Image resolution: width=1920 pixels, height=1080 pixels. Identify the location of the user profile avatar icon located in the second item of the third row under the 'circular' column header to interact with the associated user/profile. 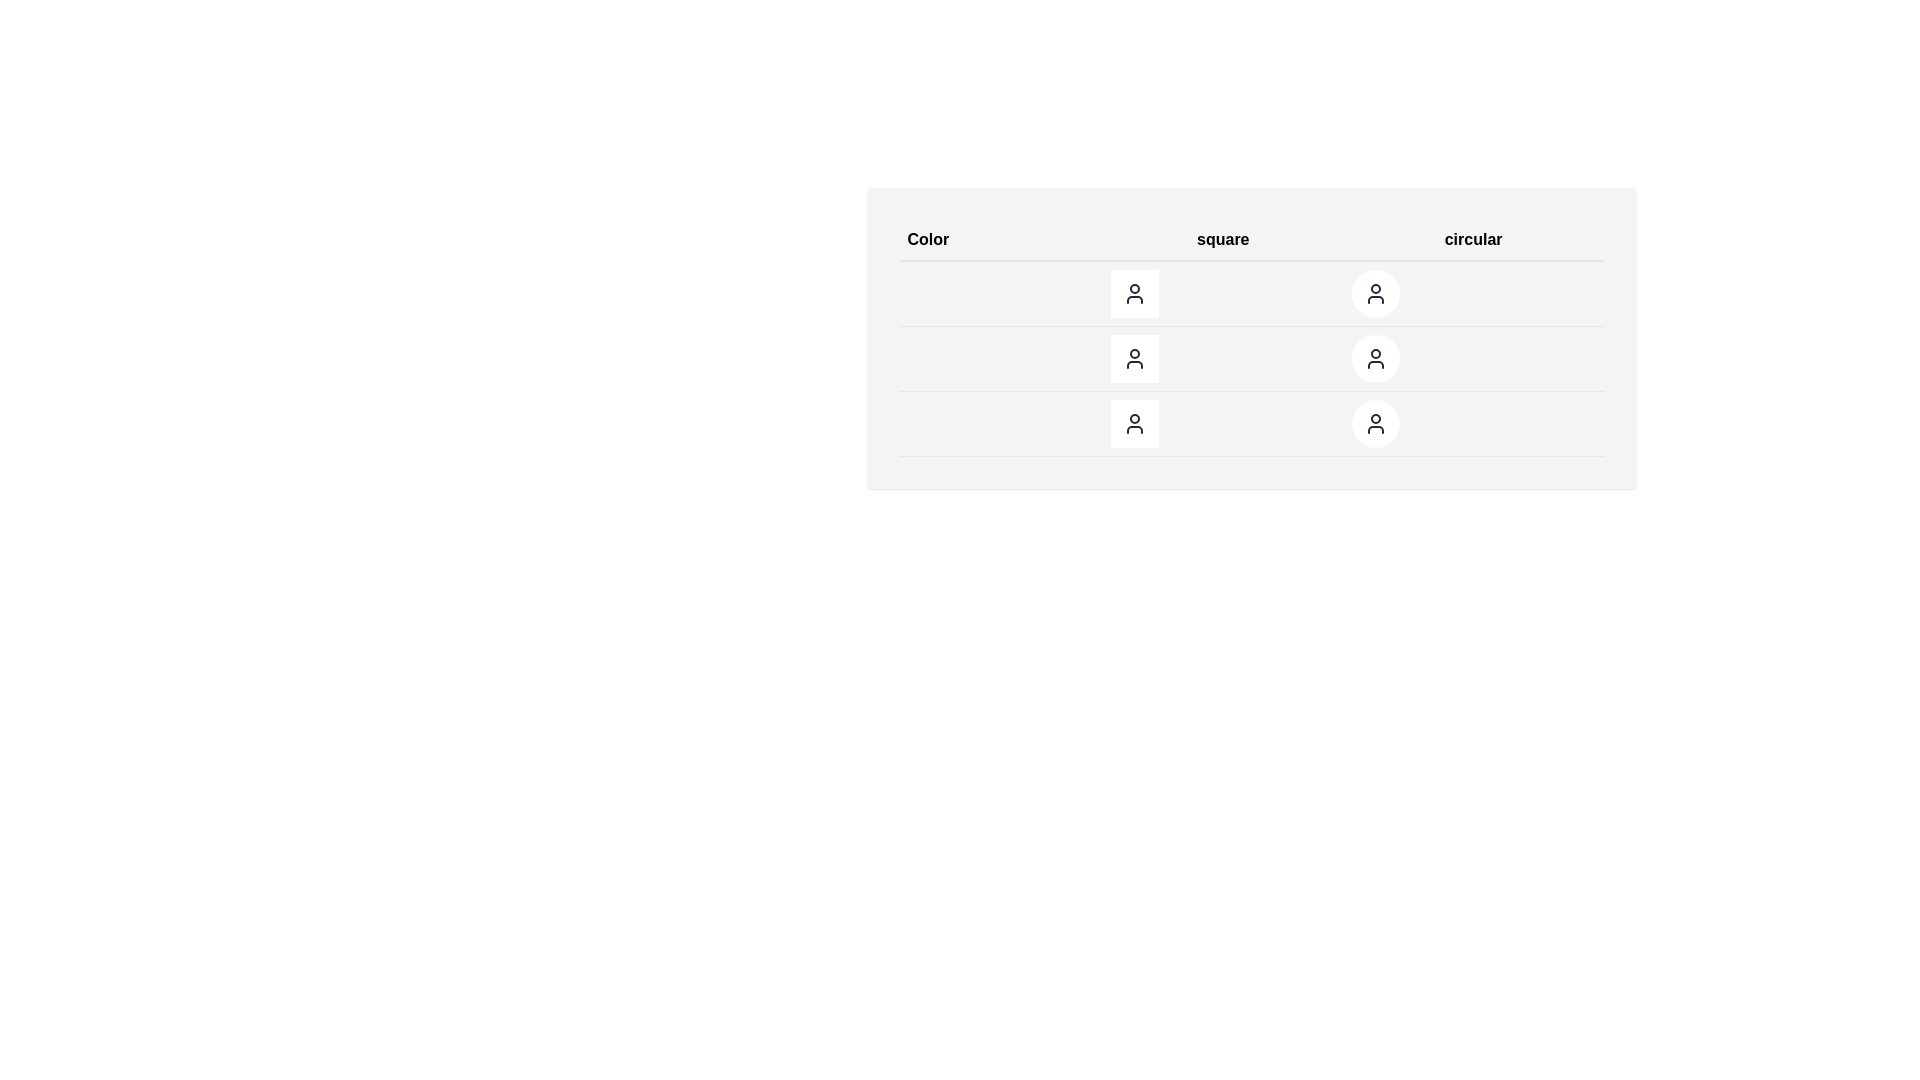
(1373, 357).